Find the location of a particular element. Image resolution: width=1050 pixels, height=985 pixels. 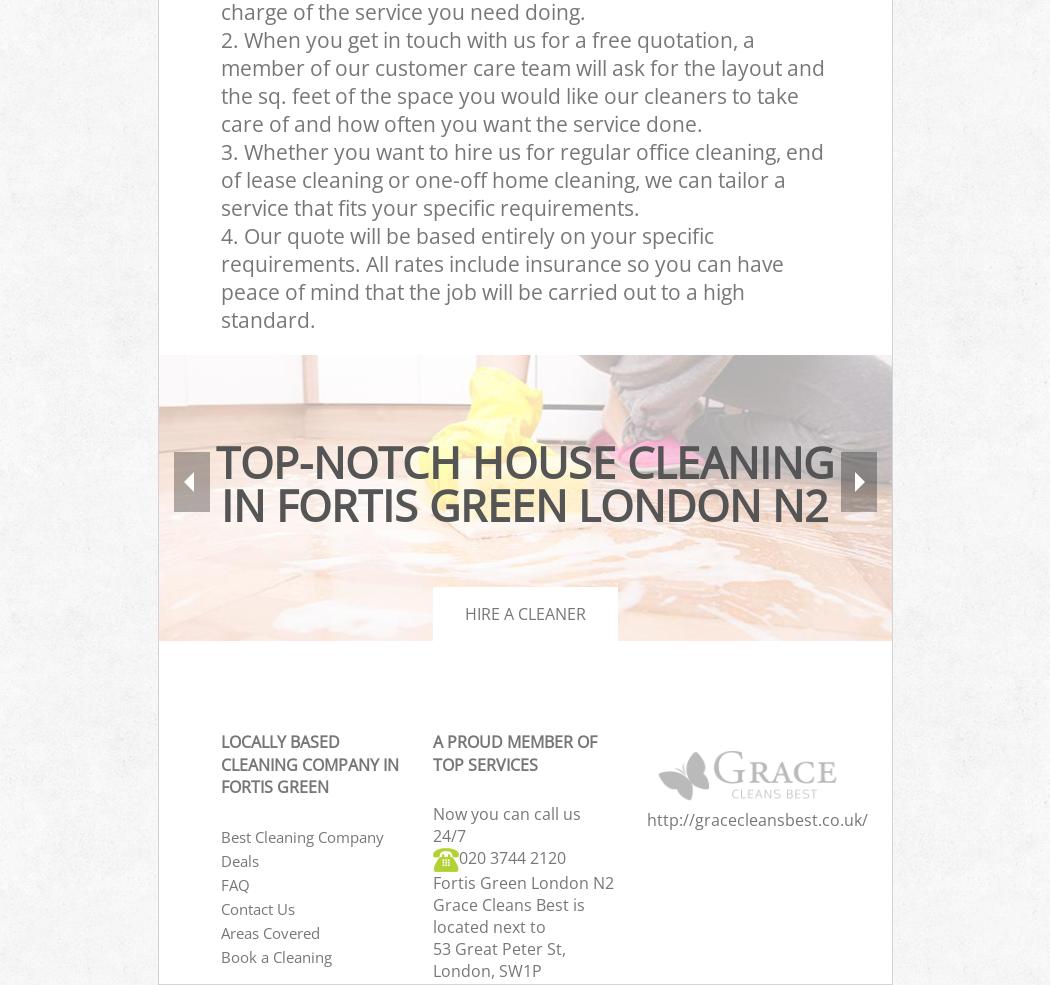

'Hire a cleaner' is located at coordinates (463, 611).